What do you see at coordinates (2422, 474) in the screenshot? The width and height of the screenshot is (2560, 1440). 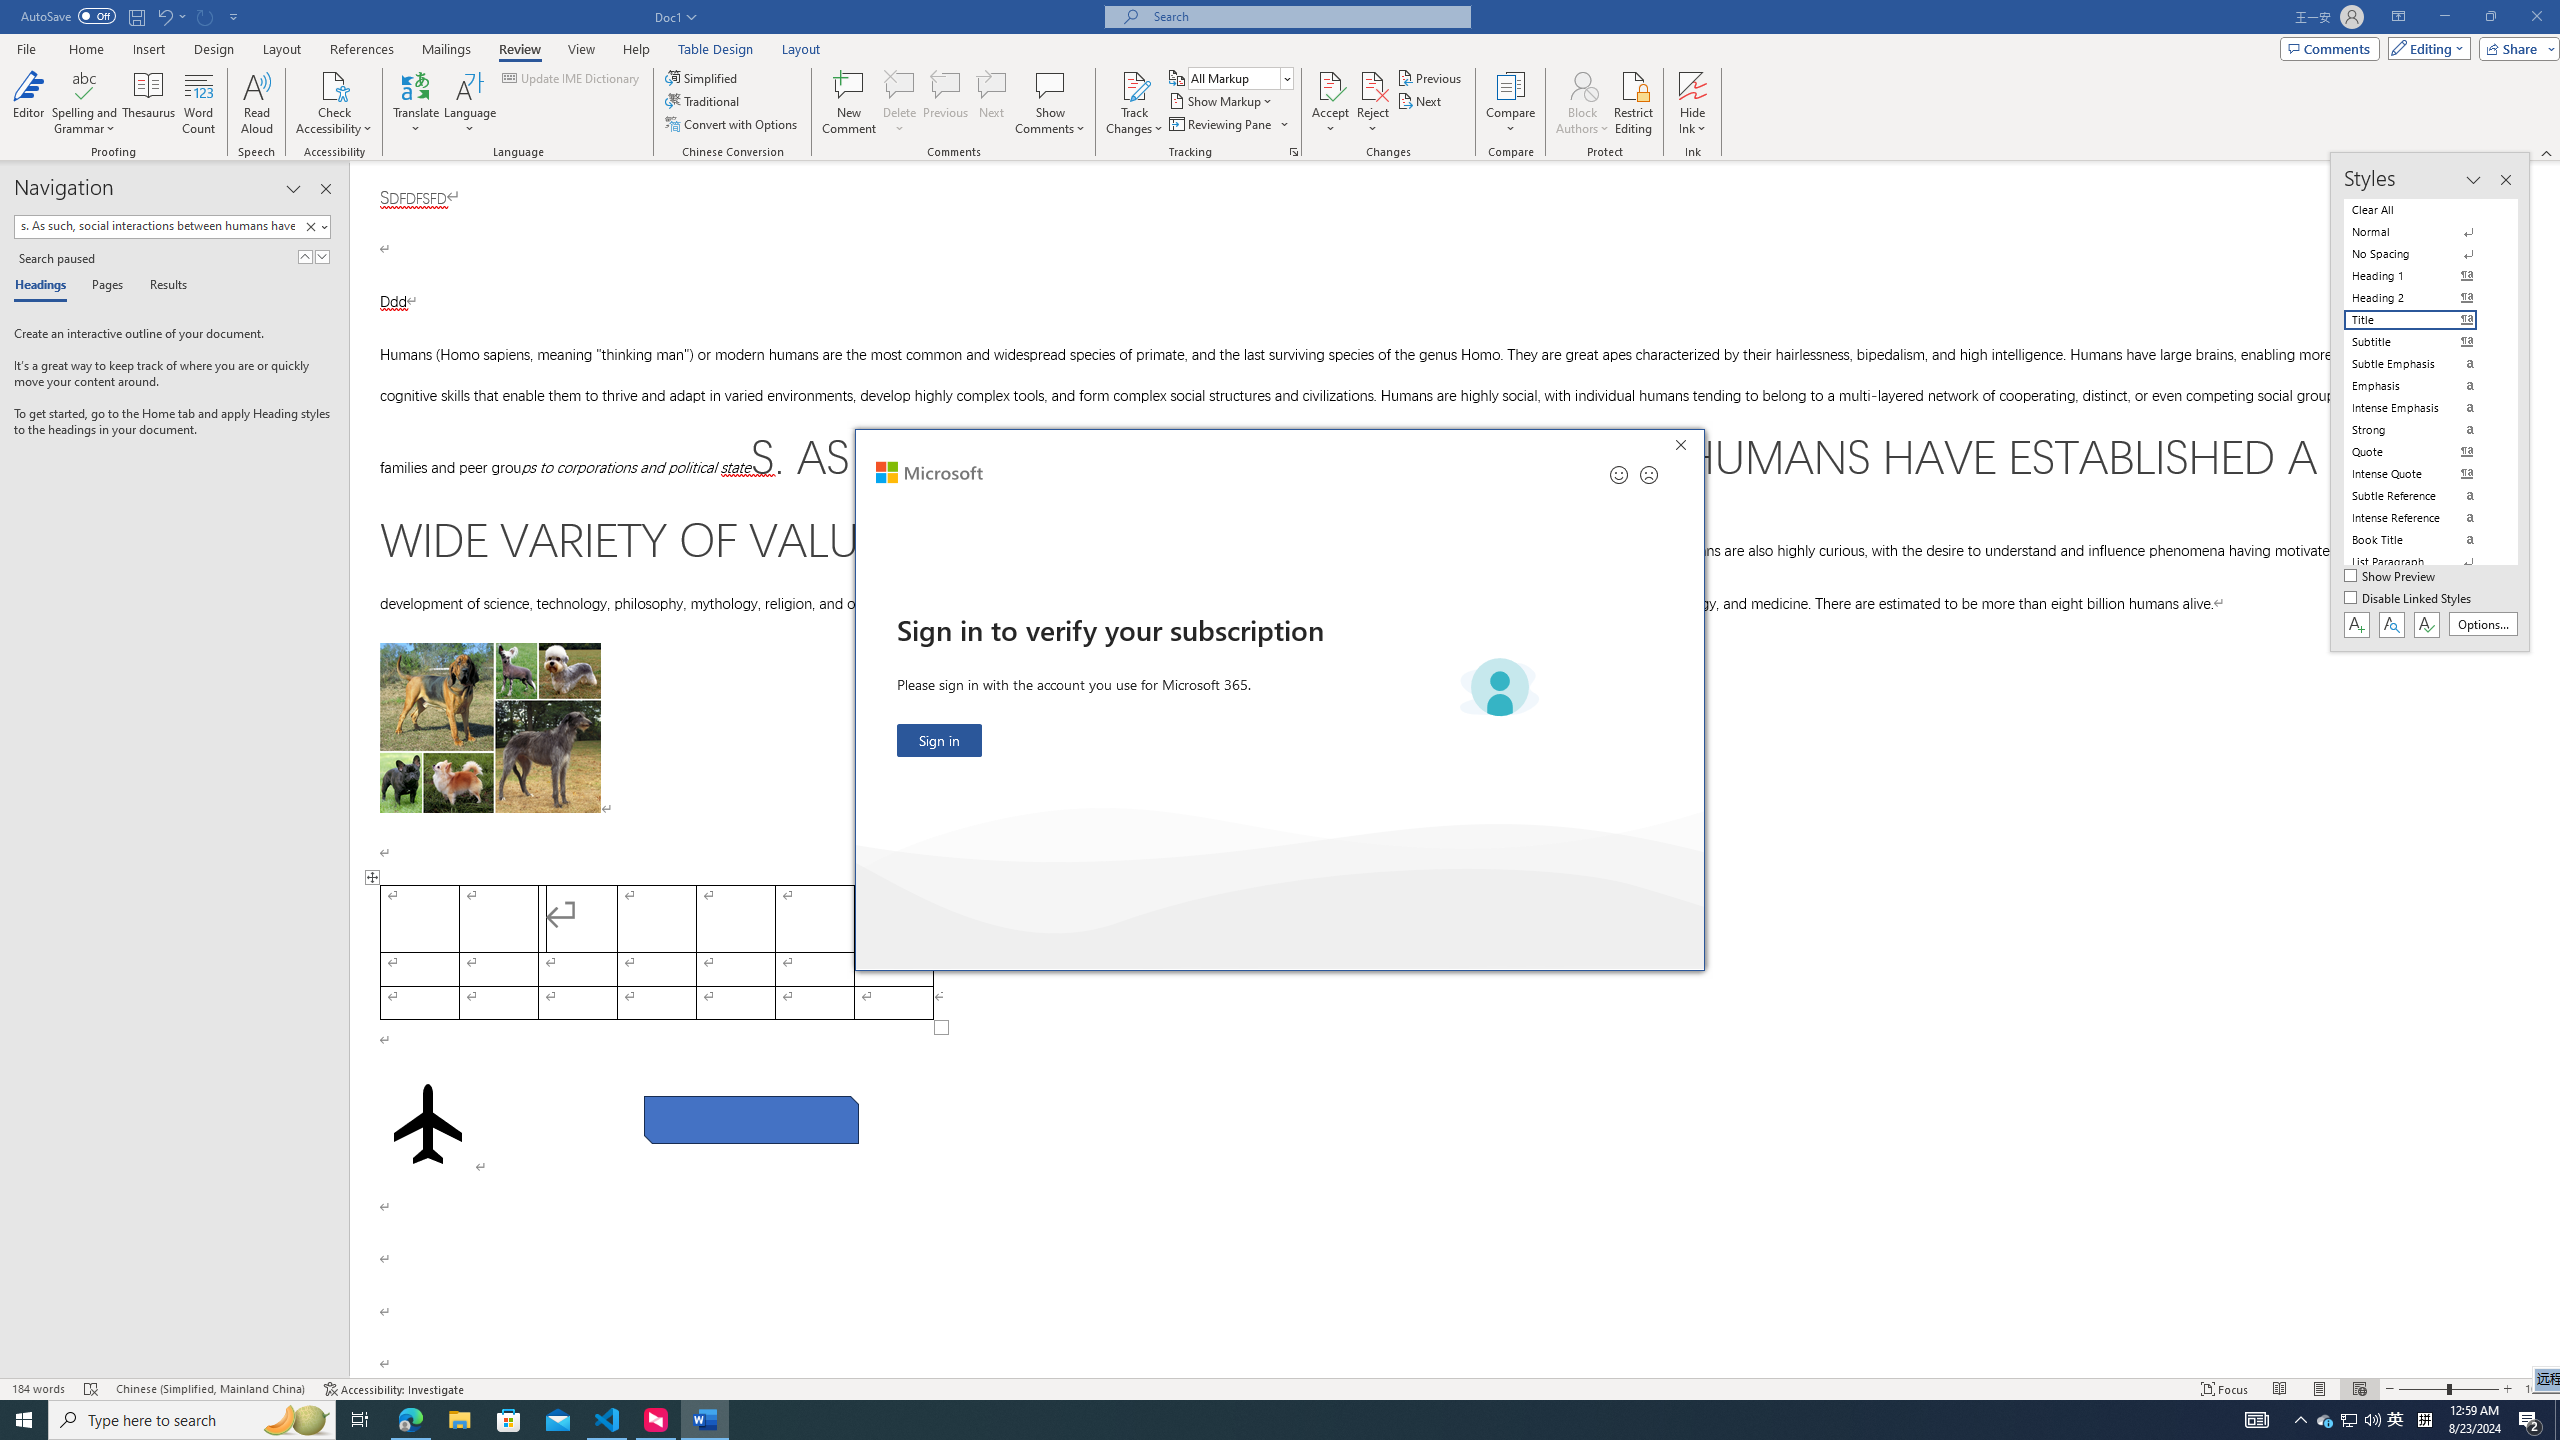 I see `'Intense Quote'` at bounding box center [2422, 474].